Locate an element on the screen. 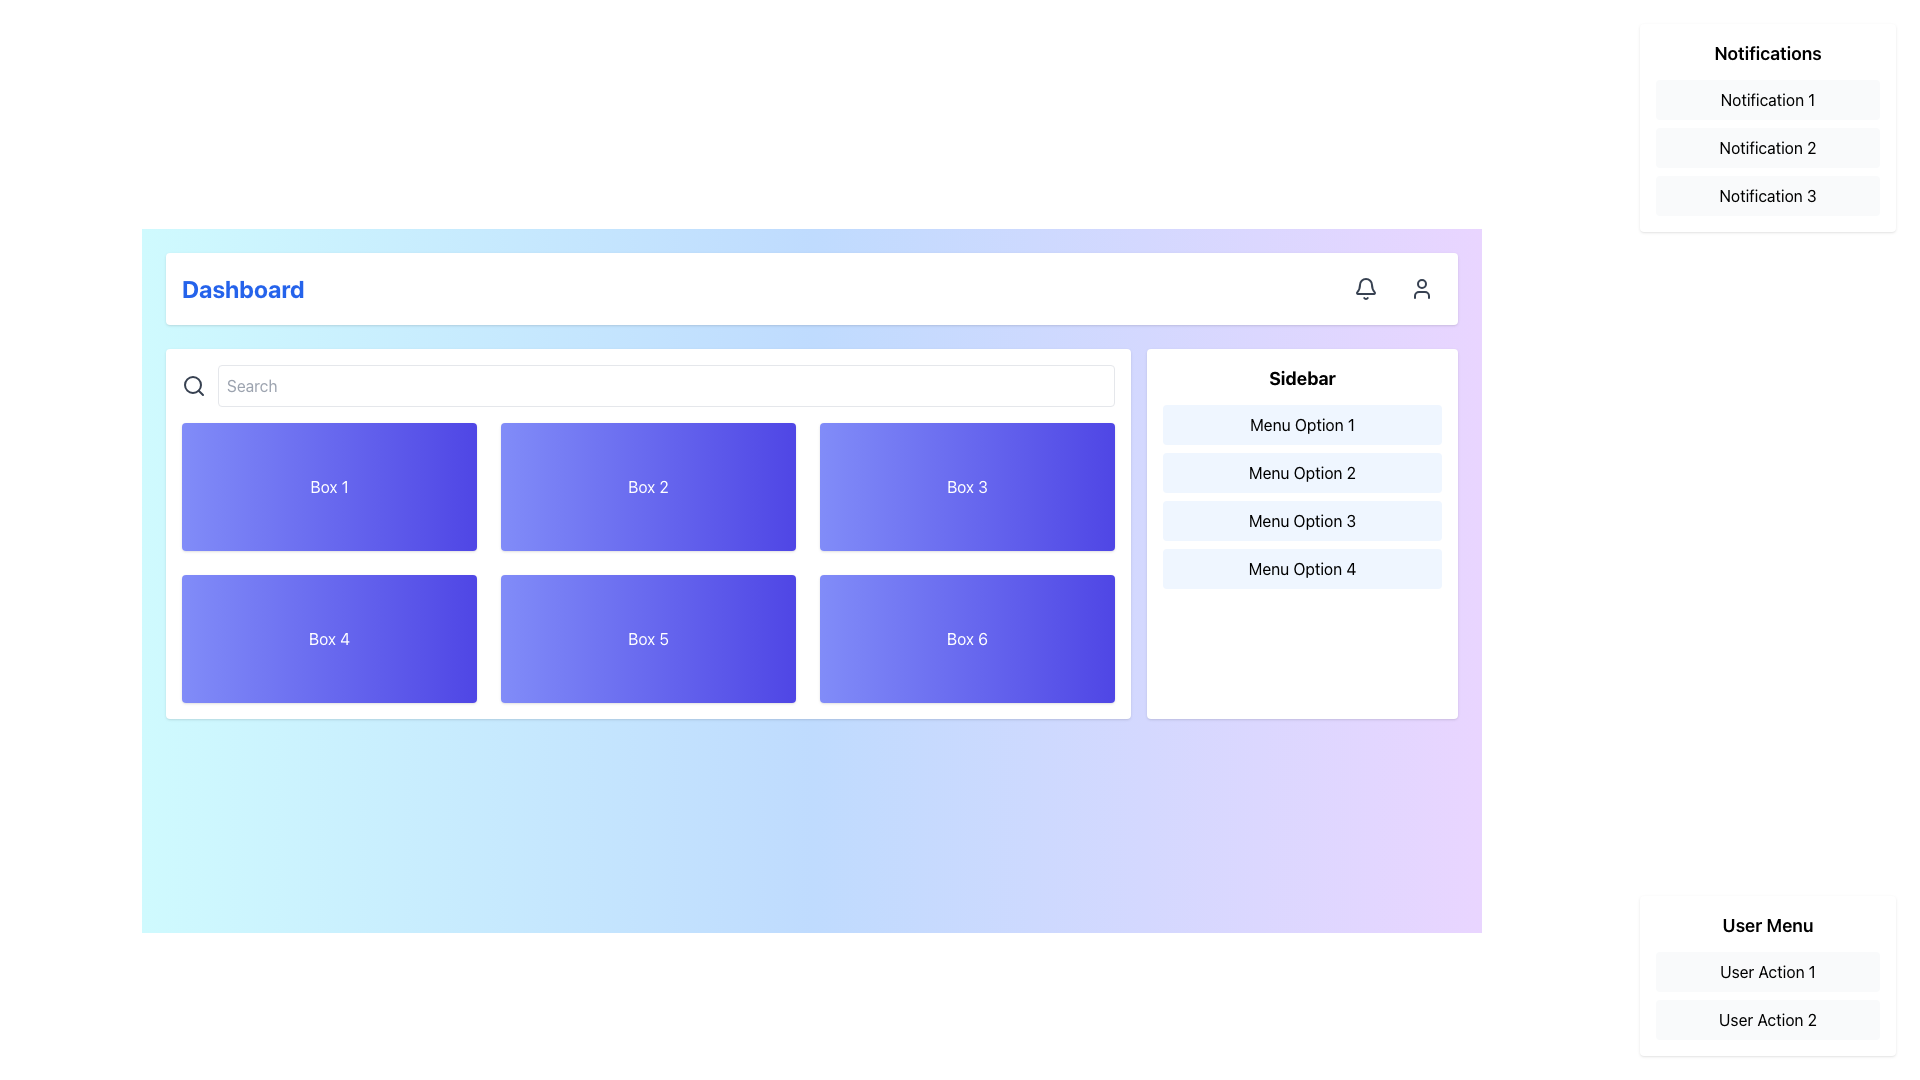 This screenshot has height=1080, width=1920. the button labeled 'Menu Option 3' in the sidebar is located at coordinates (1302, 519).